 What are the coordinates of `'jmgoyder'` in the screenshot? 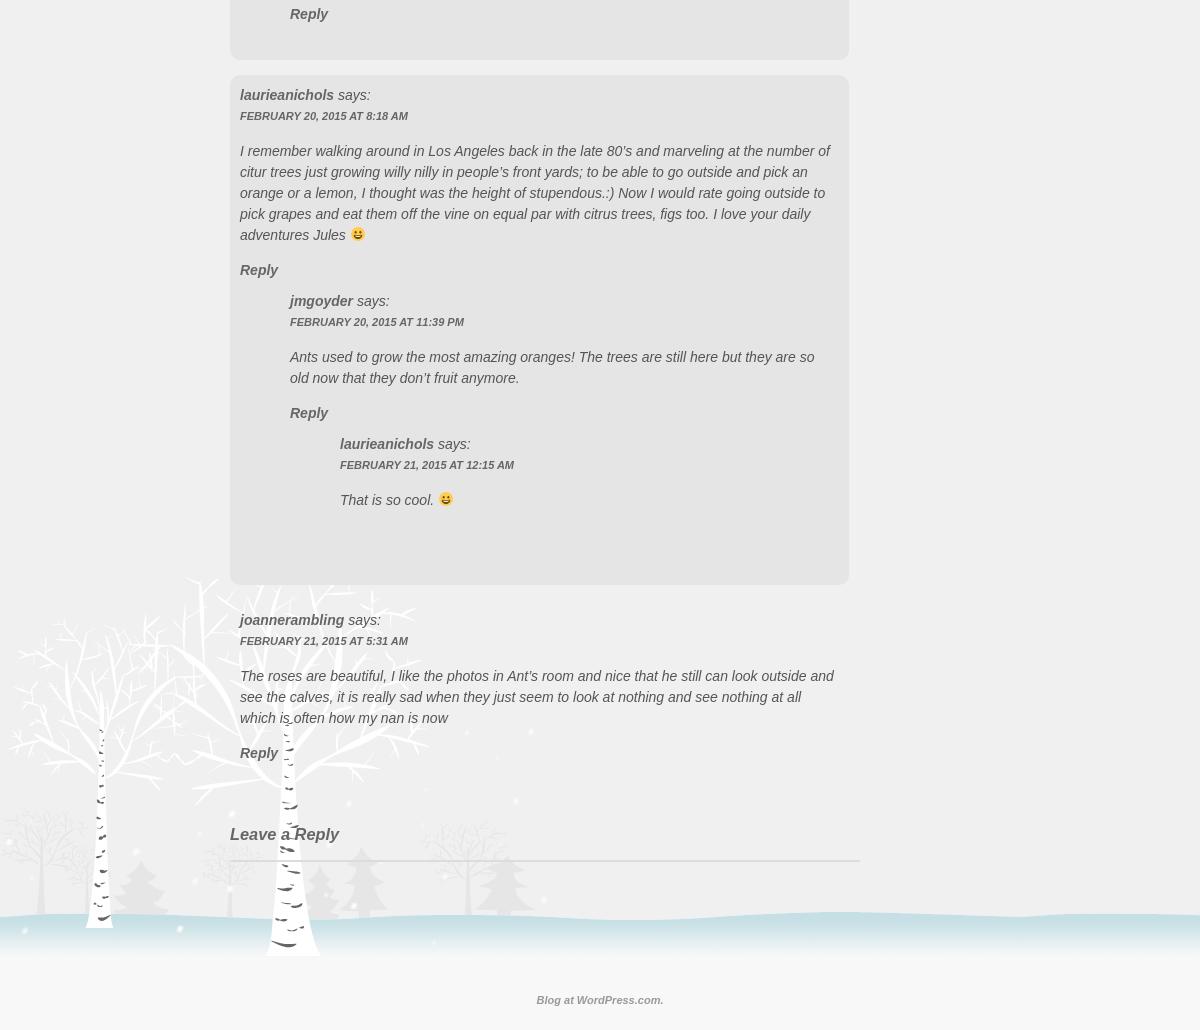 It's located at (321, 299).